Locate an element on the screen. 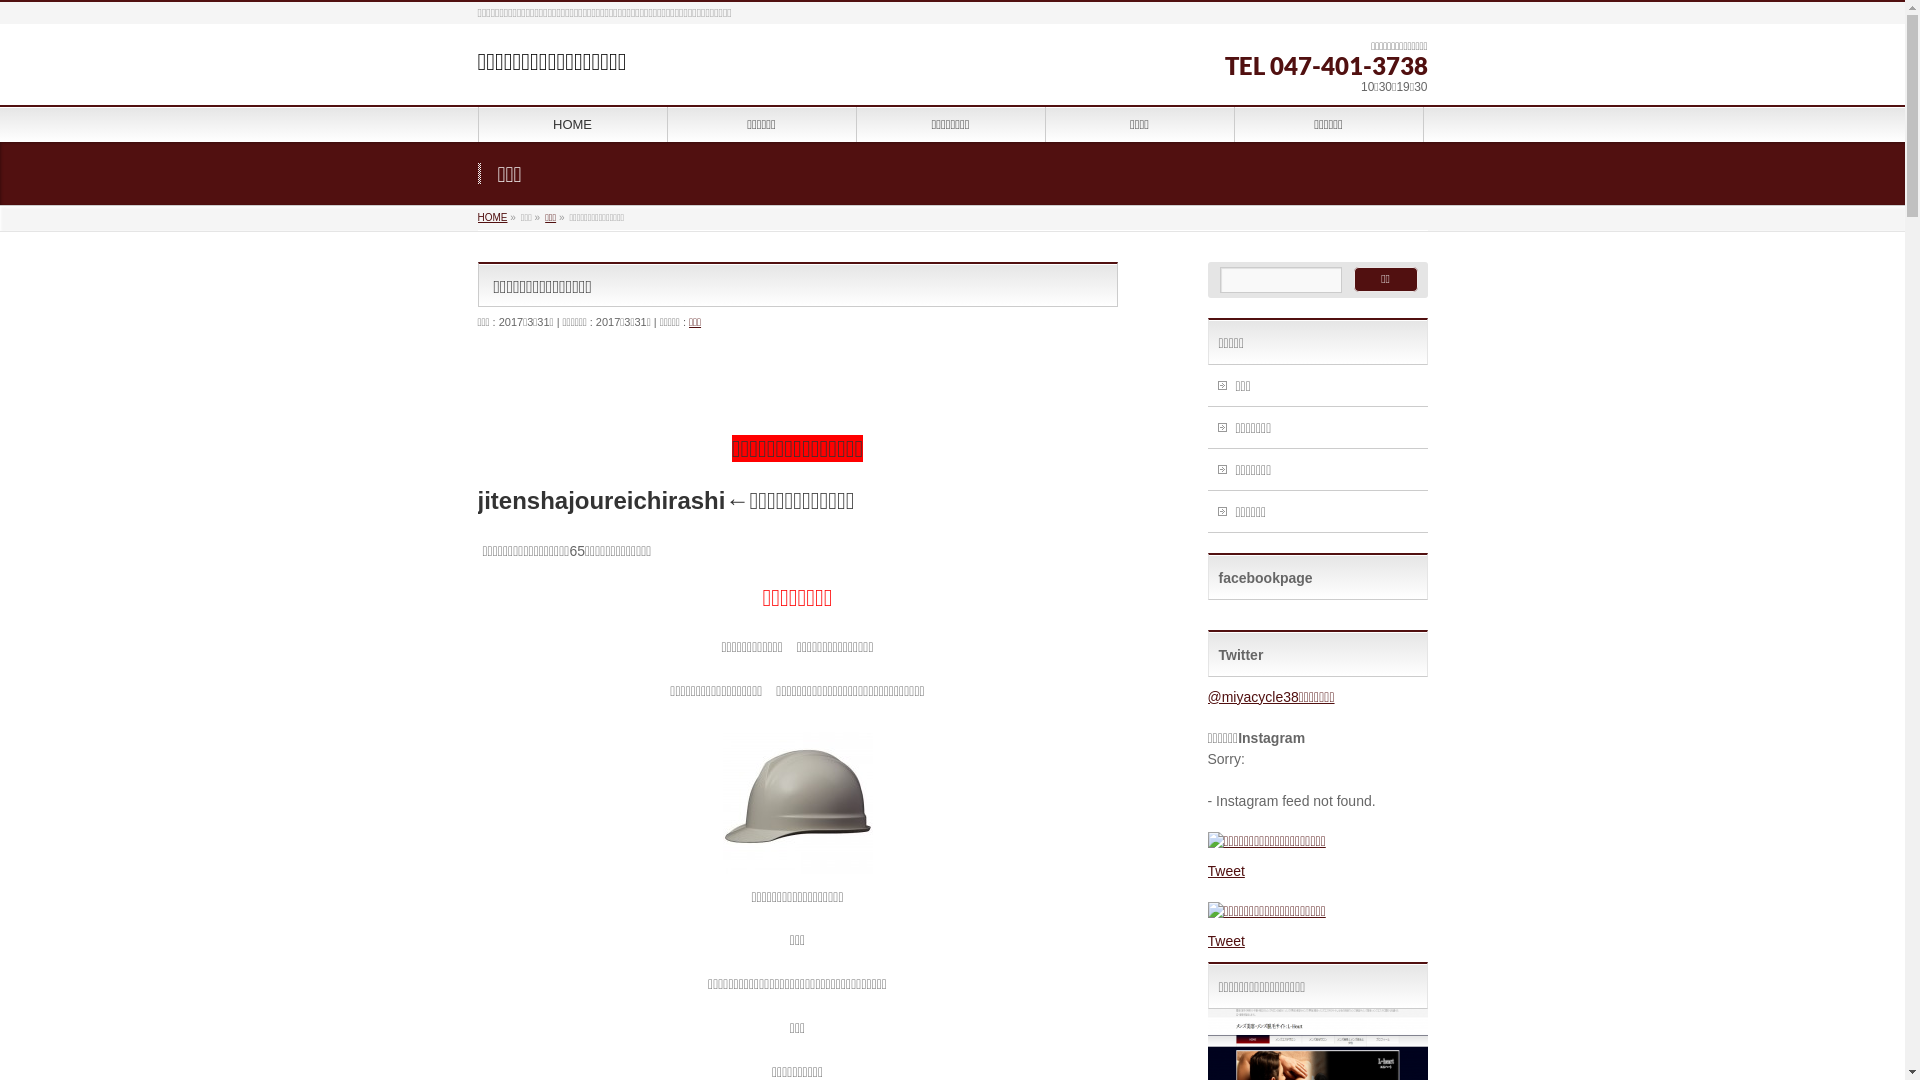  'HOME' is located at coordinates (477, 123).